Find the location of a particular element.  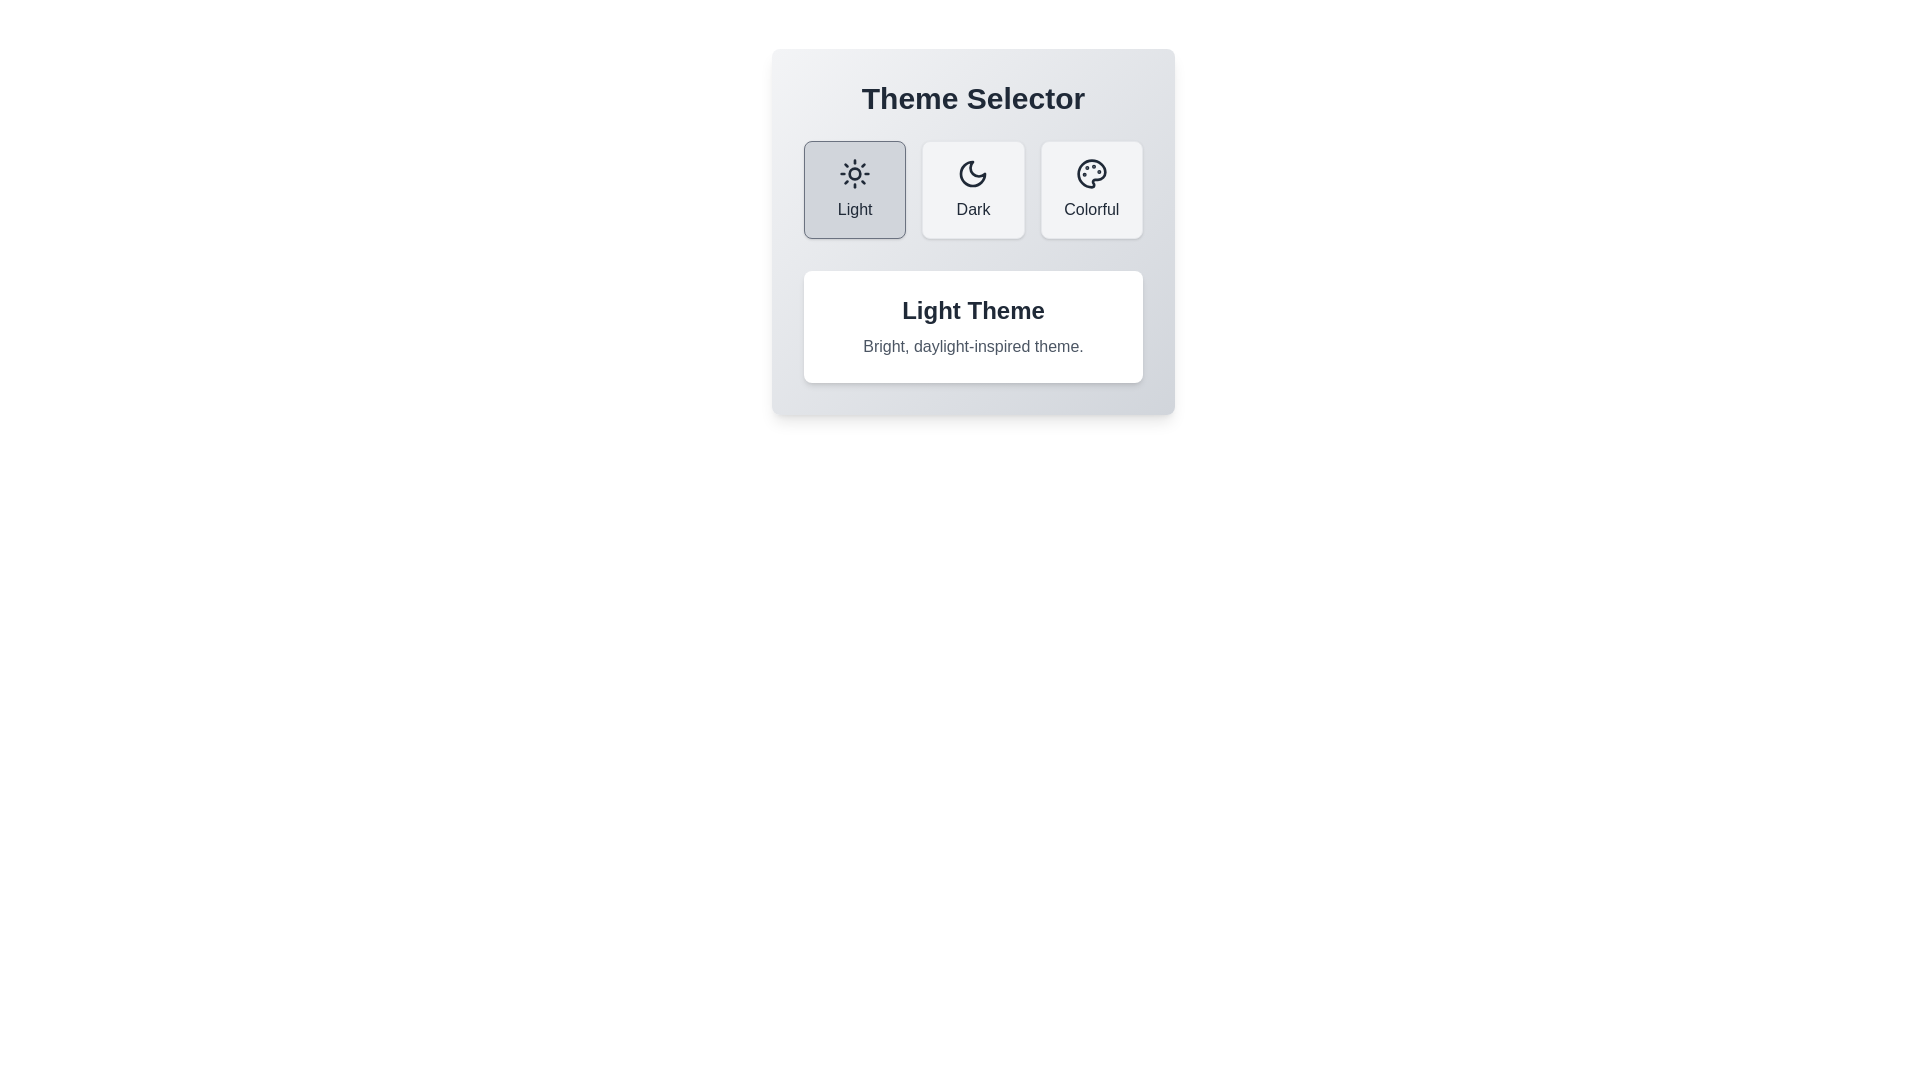

the 'Dark' text label located centrally in the 'Theme Selector' interface, which is positioned beneath a moon icon is located at coordinates (973, 209).